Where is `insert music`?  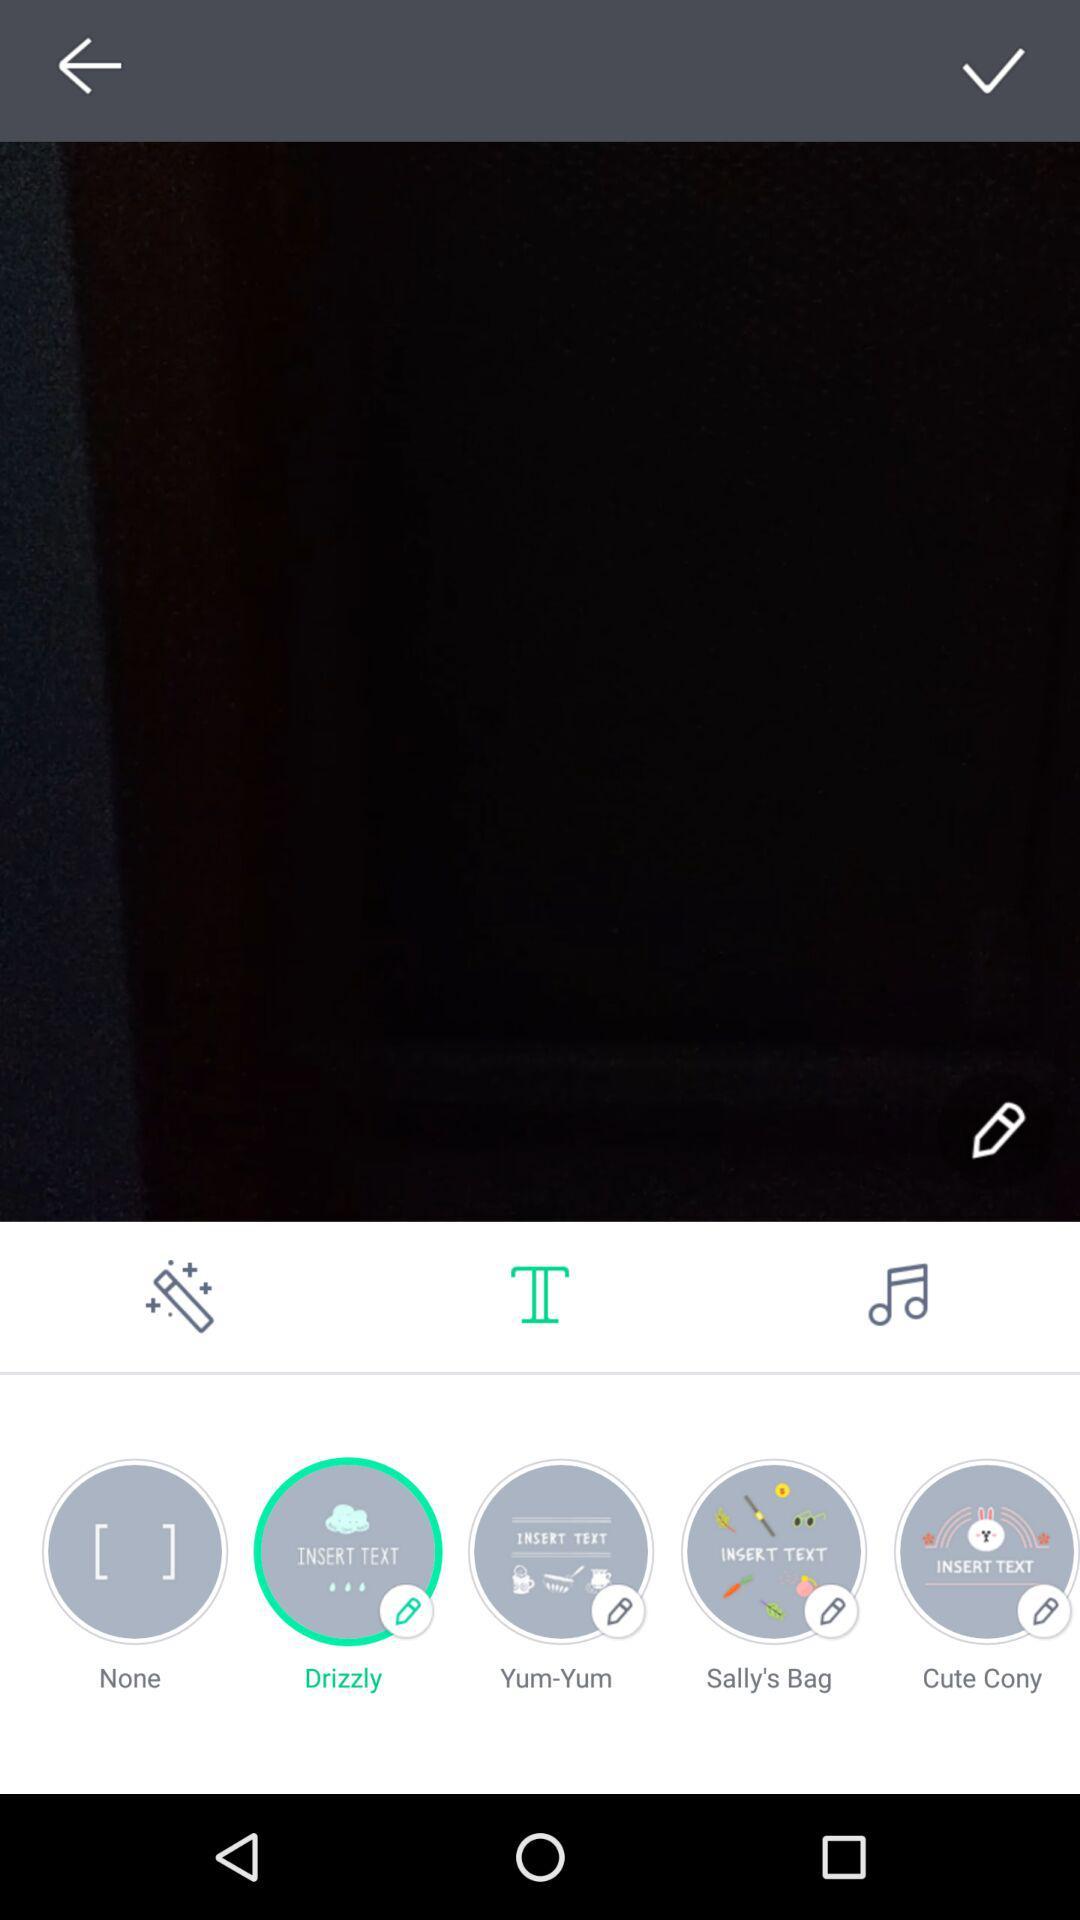 insert music is located at coordinates (898, 1296).